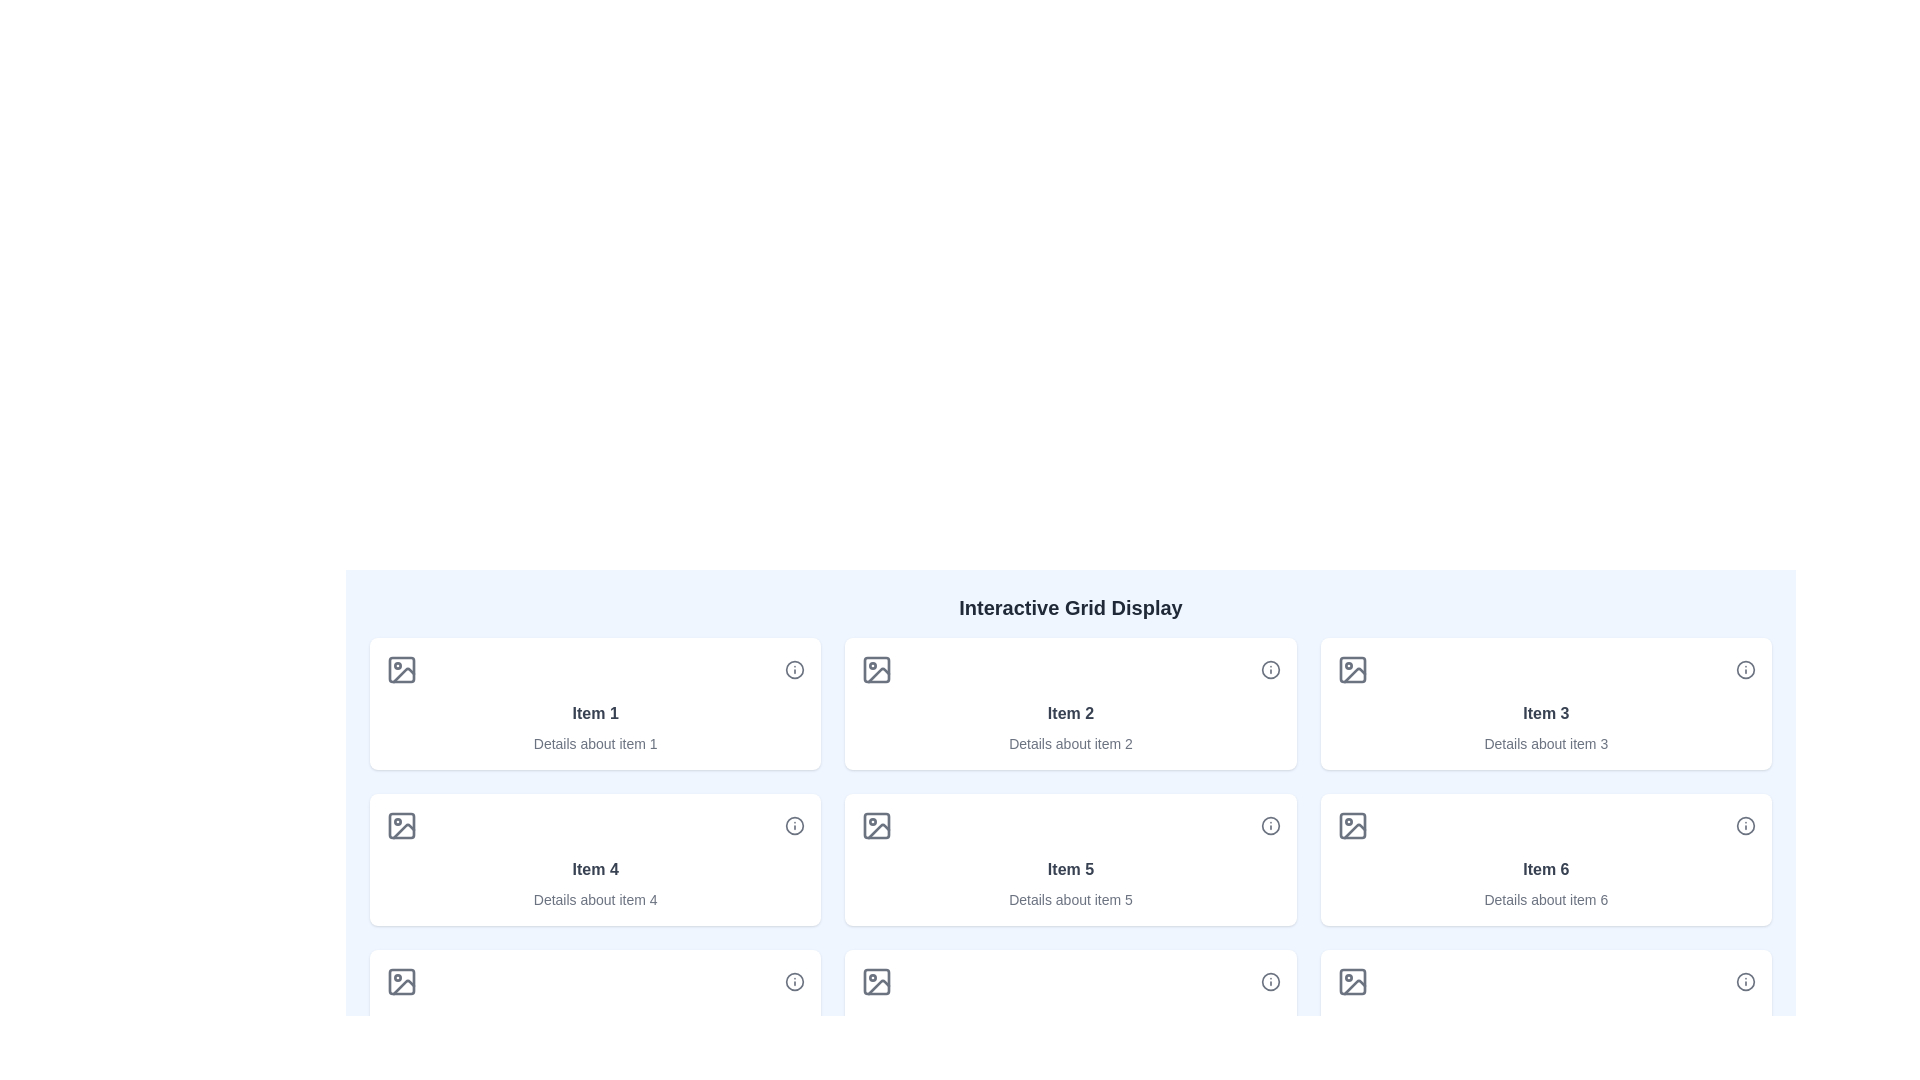 This screenshot has width=1920, height=1080. What do you see at coordinates (794, 981) in the screenshot?
I see `the interactive circular icon with a gray border and a central information symbol, located at the far-right corner of a row of similar icons` at bounding box center [794, 981].